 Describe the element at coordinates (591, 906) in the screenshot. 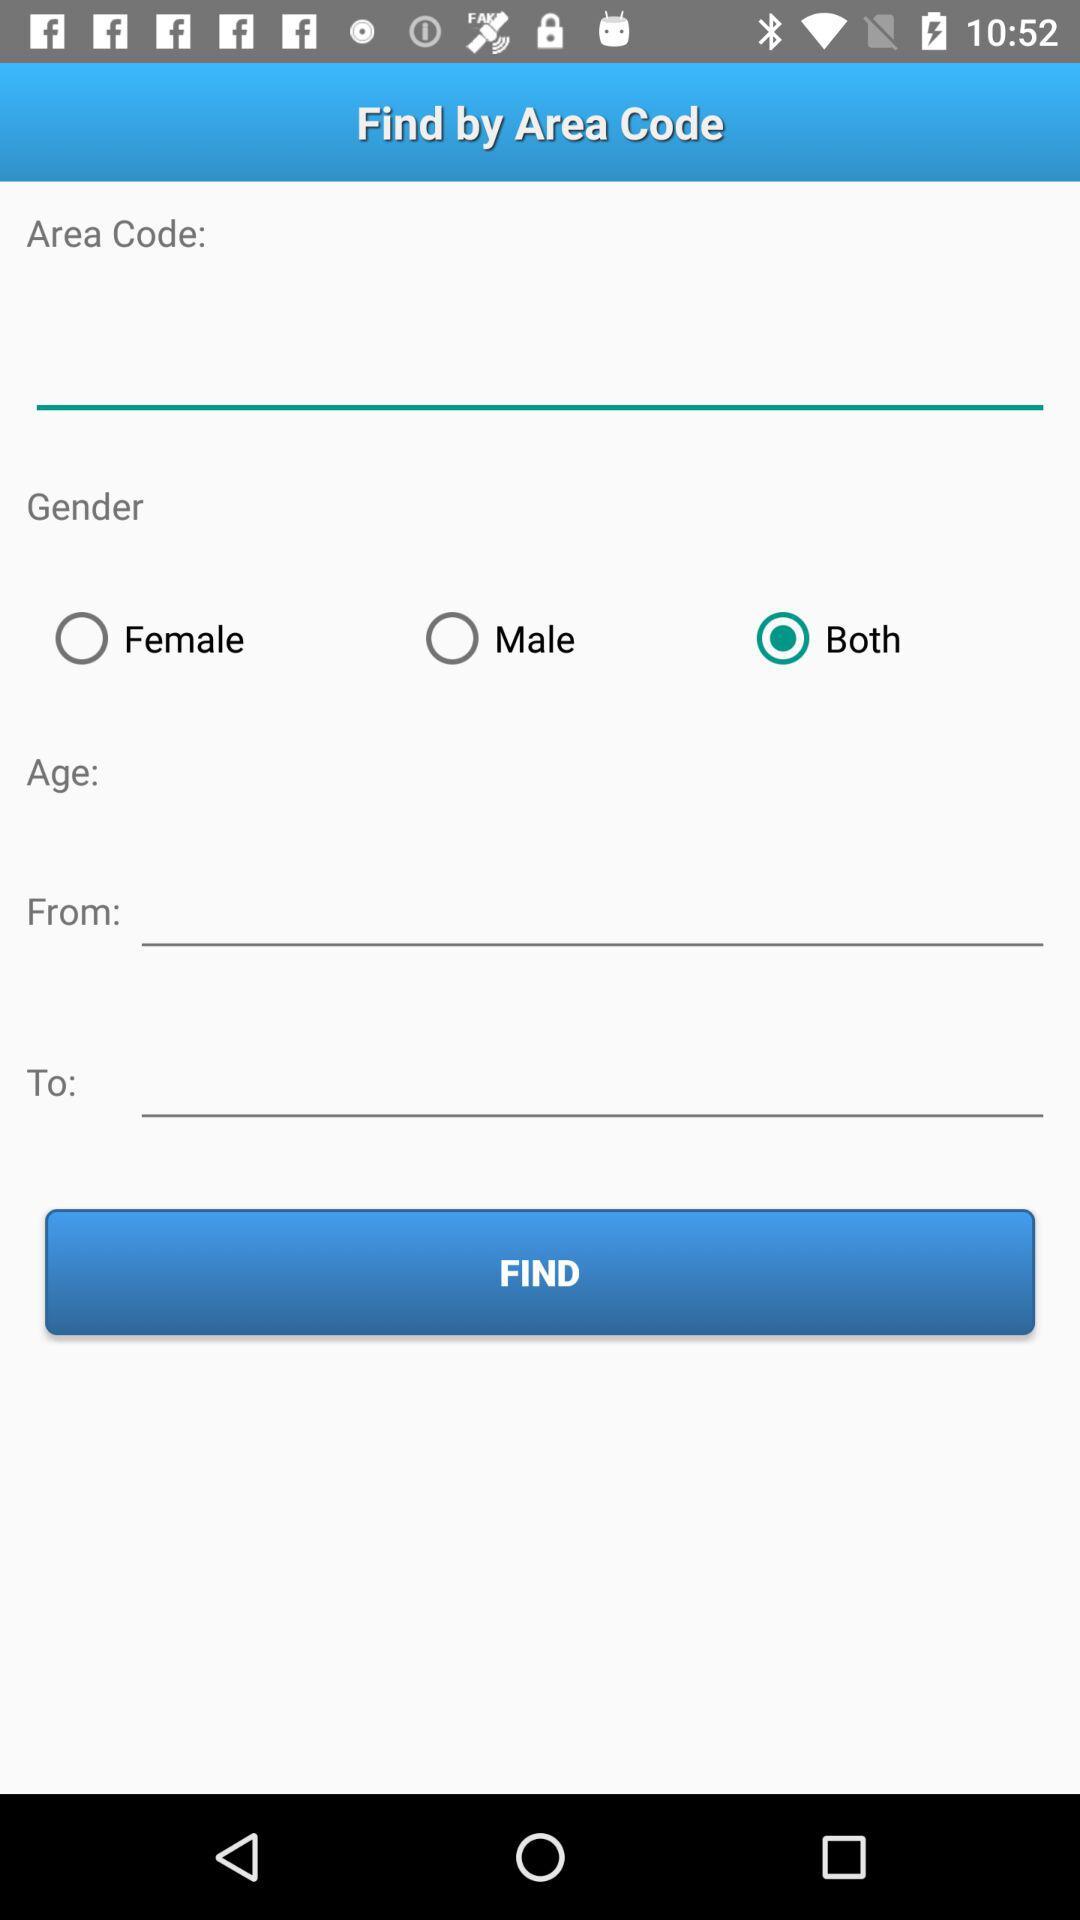

I see `lowest age` at that location.